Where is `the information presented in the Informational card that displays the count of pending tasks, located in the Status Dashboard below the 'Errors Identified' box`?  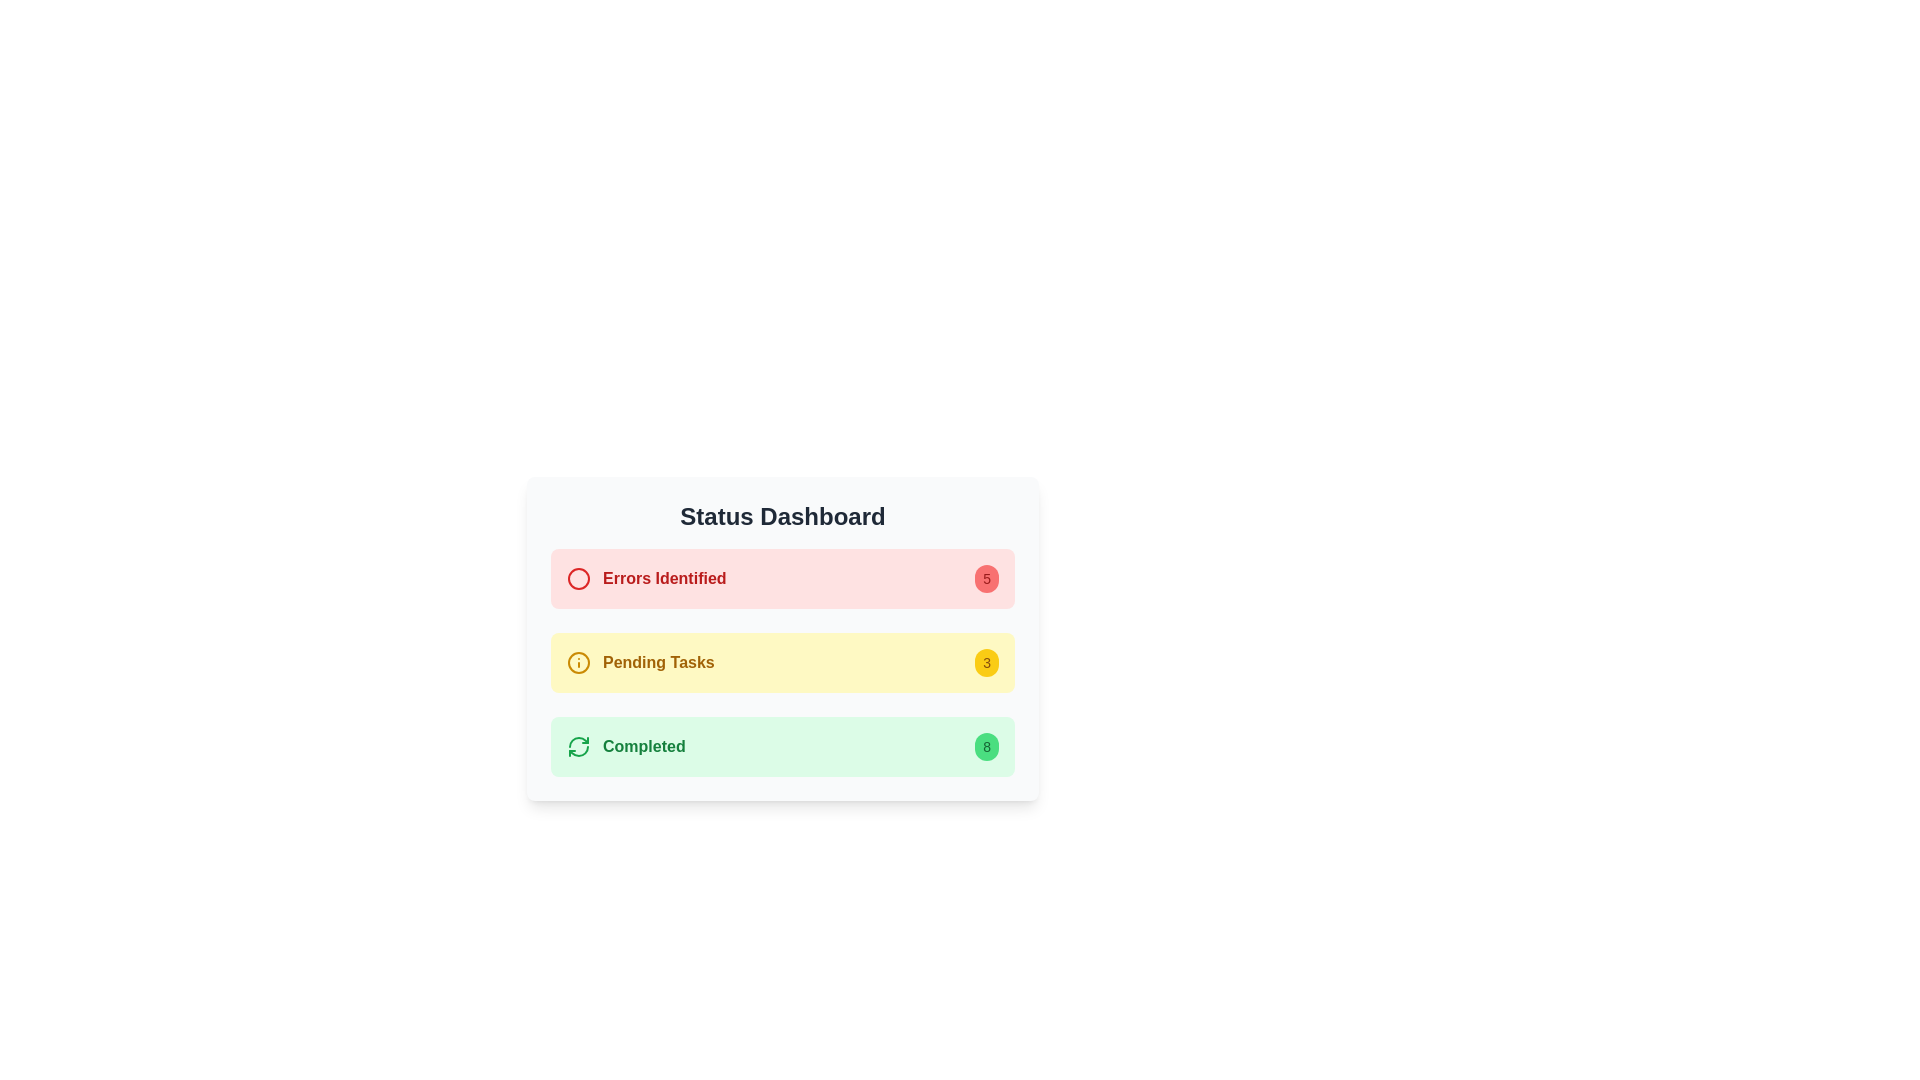 the information presented in the Informational card that displays the count of pending tasks, located in the Status Dashboard below the 'Errors Identified' box is located at coordinates (781, 639).